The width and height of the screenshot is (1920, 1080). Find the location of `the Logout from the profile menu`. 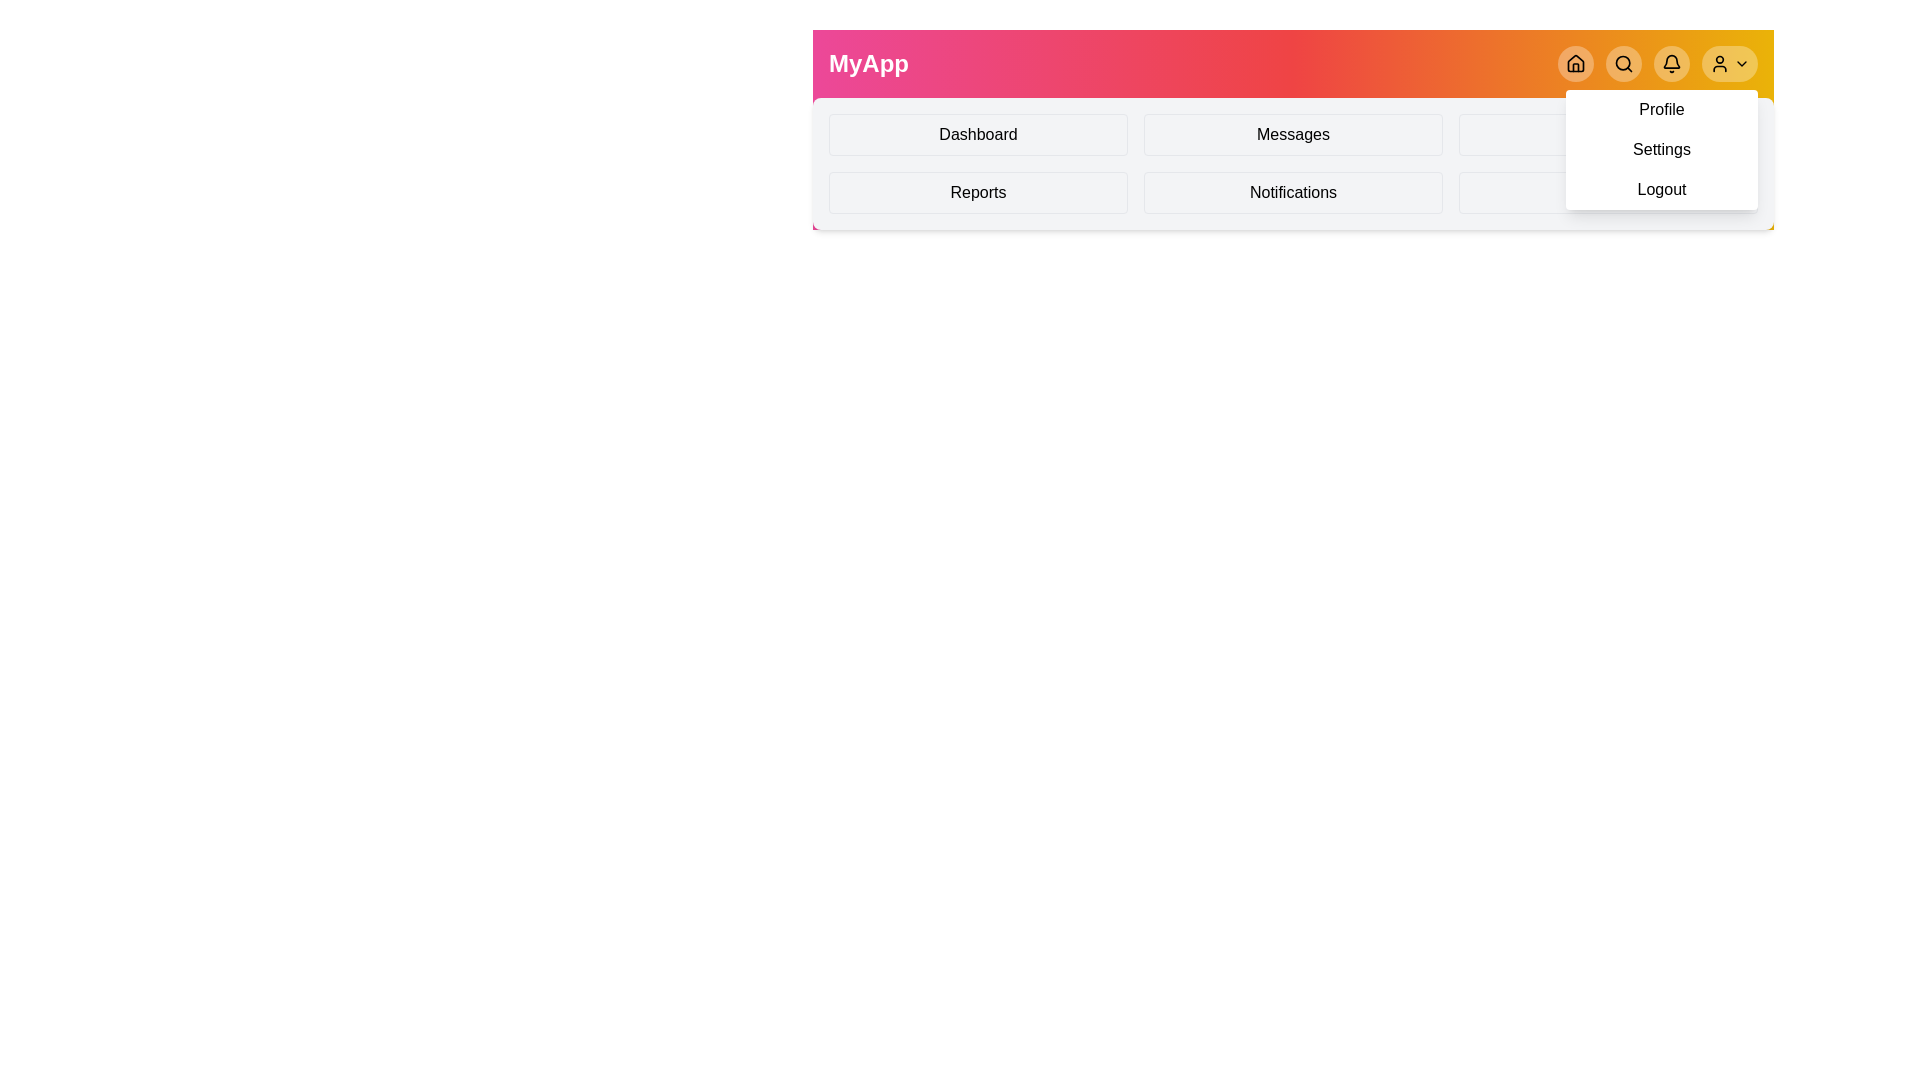

the Logout from the profile menu is located at coordinates (1661, 189).